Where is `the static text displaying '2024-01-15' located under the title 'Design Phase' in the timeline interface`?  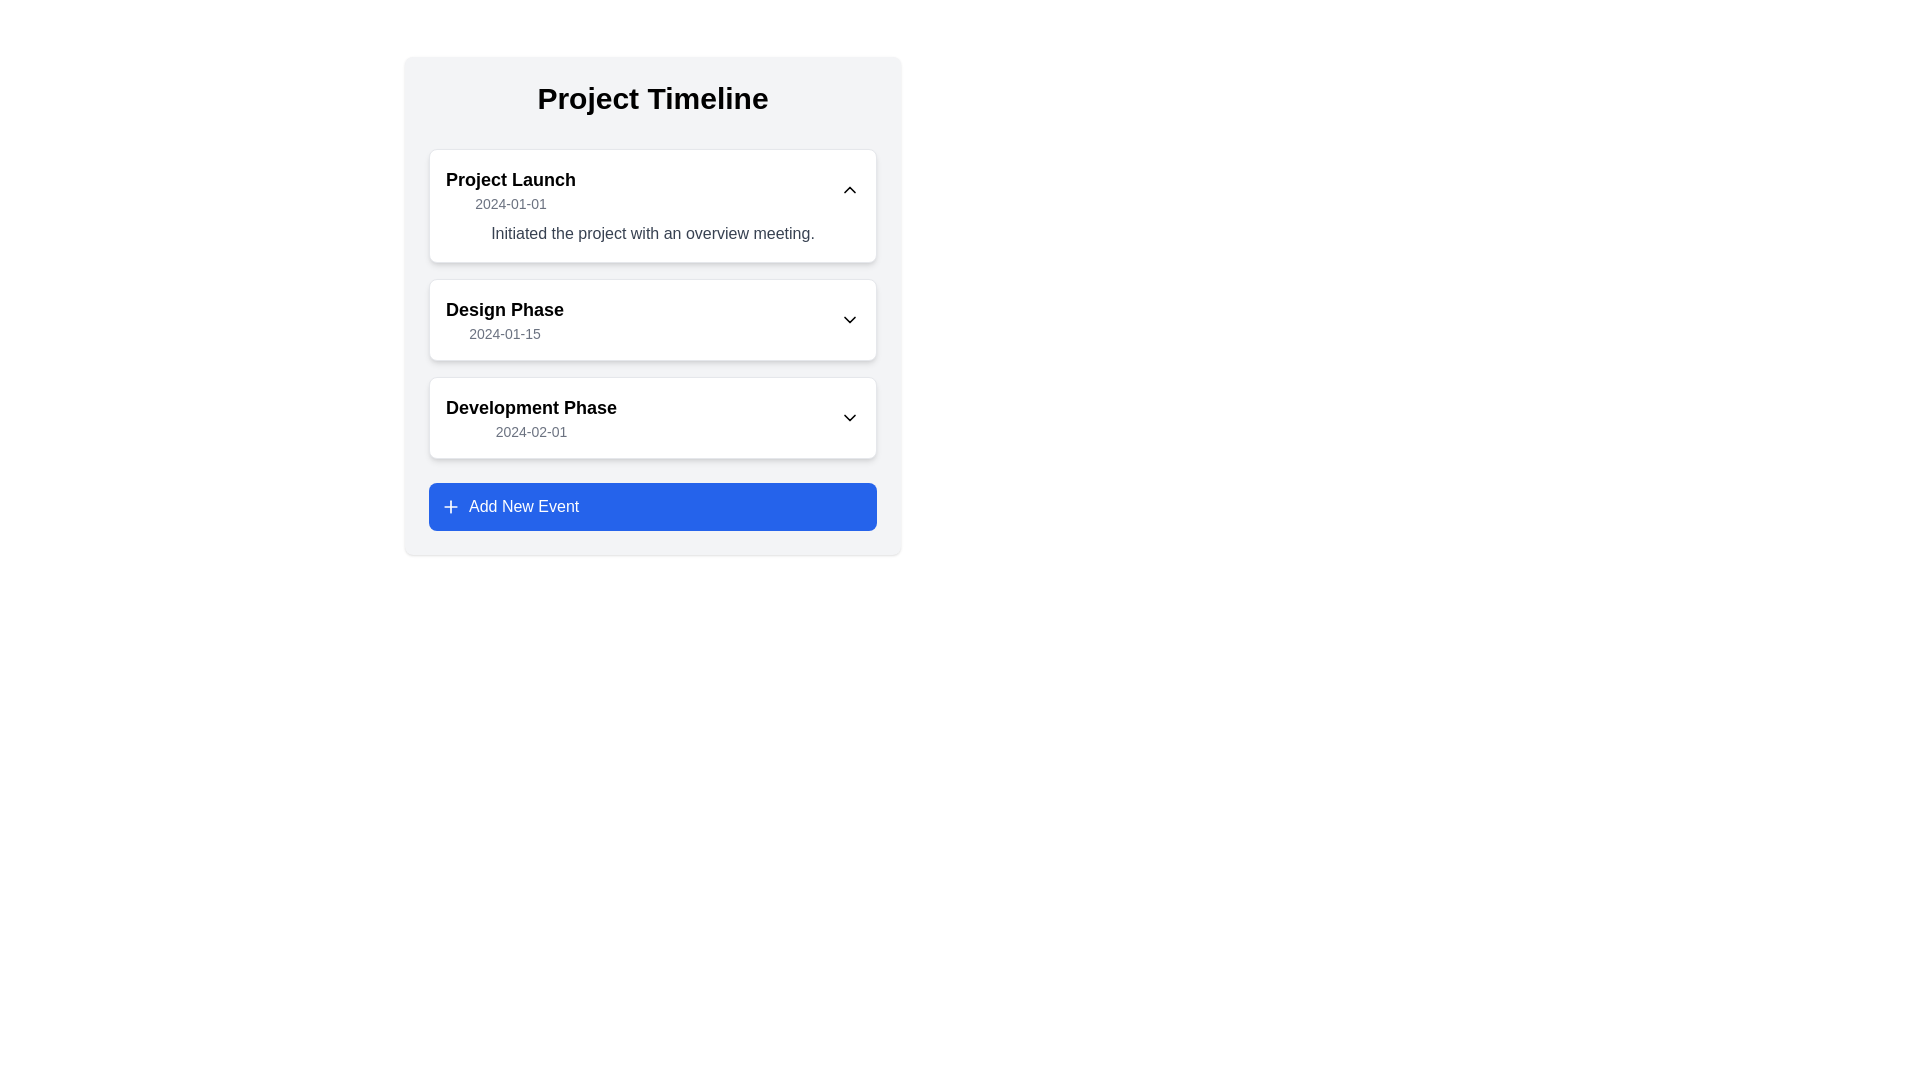
the static text displaying '2024-01-15' located under the title 'Design Phase' in the timeline interface is located at coordinates (504, 333).